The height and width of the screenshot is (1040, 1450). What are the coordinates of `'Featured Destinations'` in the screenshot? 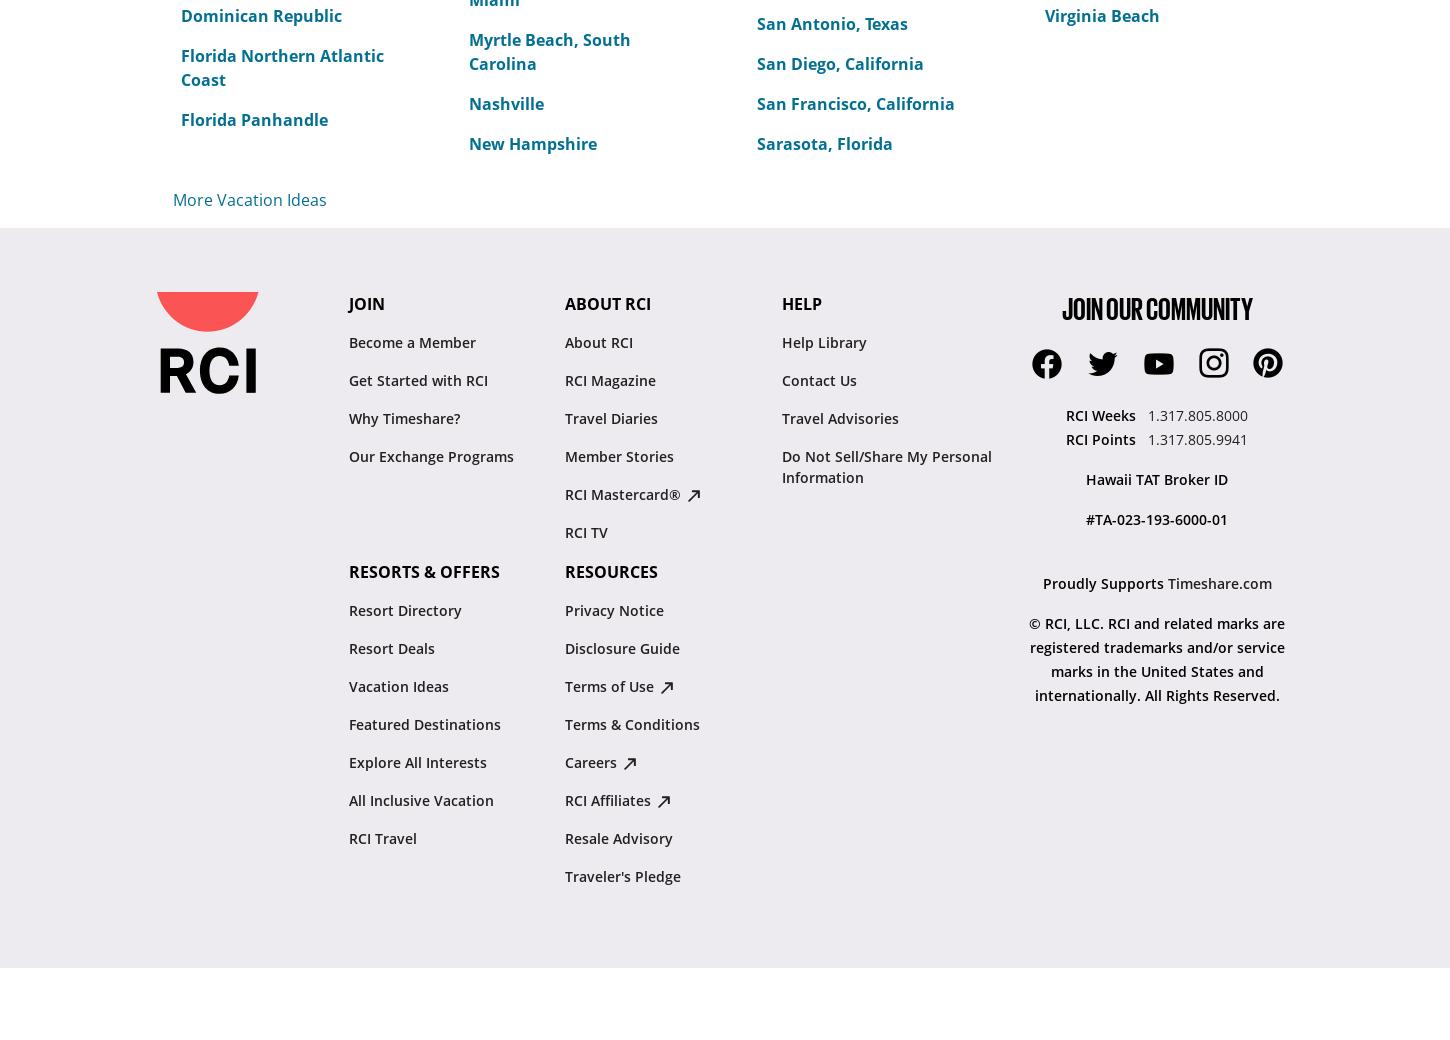 It's located at (423, 724).